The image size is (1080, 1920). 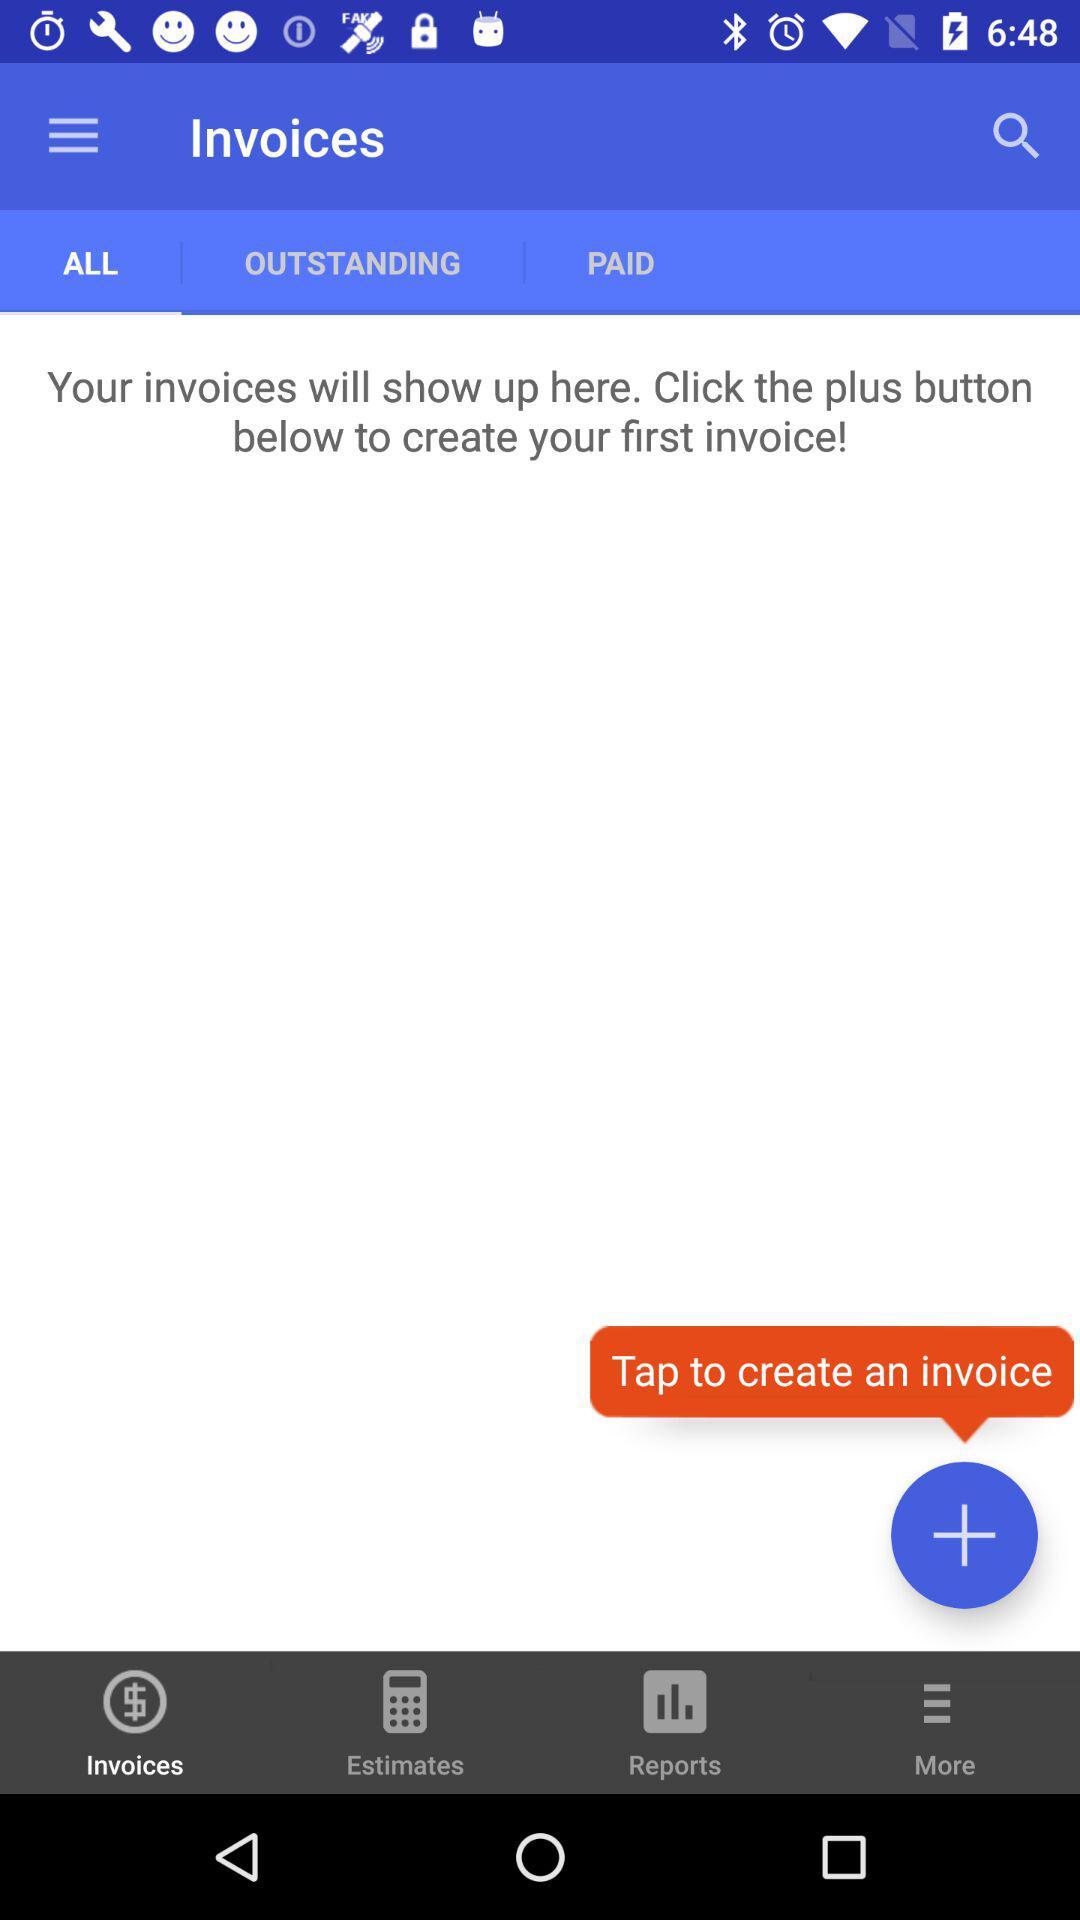 I want to click on the item next to the outstanding app, so click(x=90, y=261).